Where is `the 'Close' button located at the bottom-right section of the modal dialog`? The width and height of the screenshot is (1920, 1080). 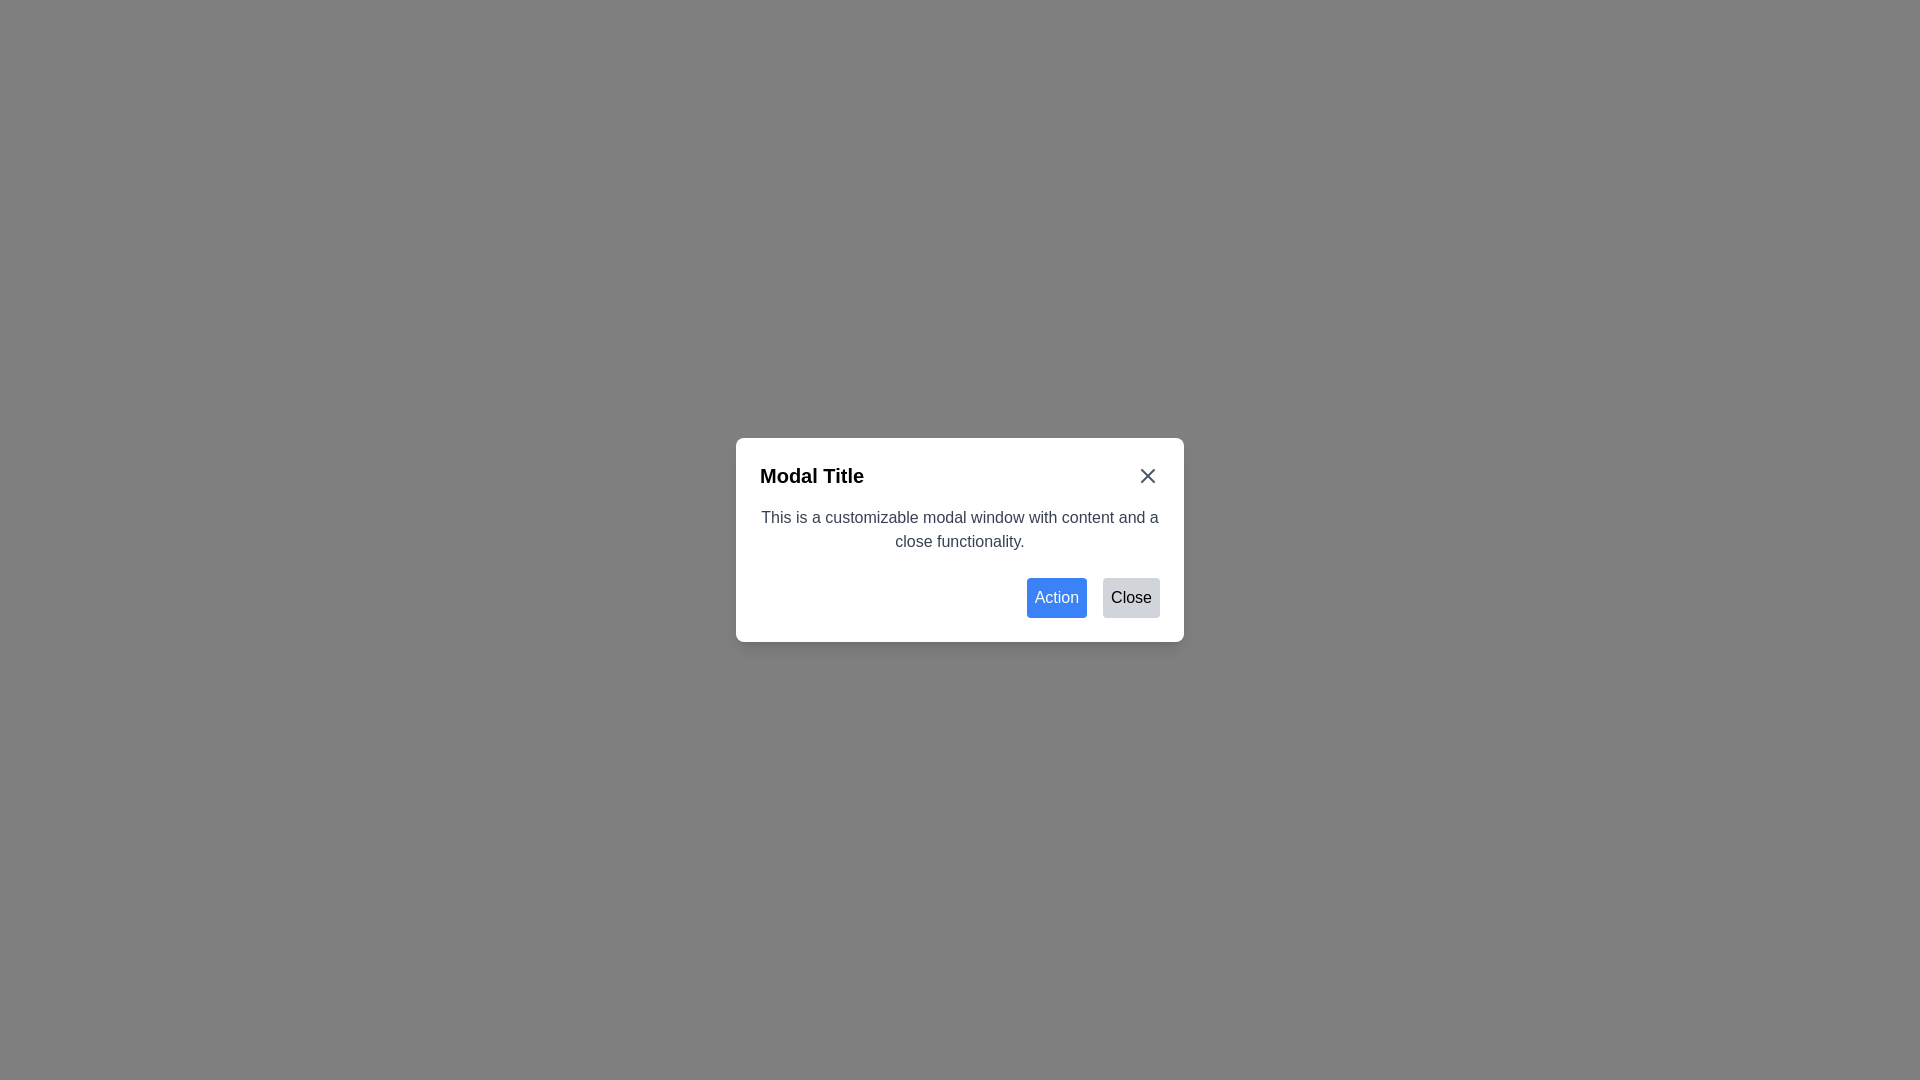
the 'Close' button located at the bottom-right section of the modal dialog is located at coordinates (1131, 596).